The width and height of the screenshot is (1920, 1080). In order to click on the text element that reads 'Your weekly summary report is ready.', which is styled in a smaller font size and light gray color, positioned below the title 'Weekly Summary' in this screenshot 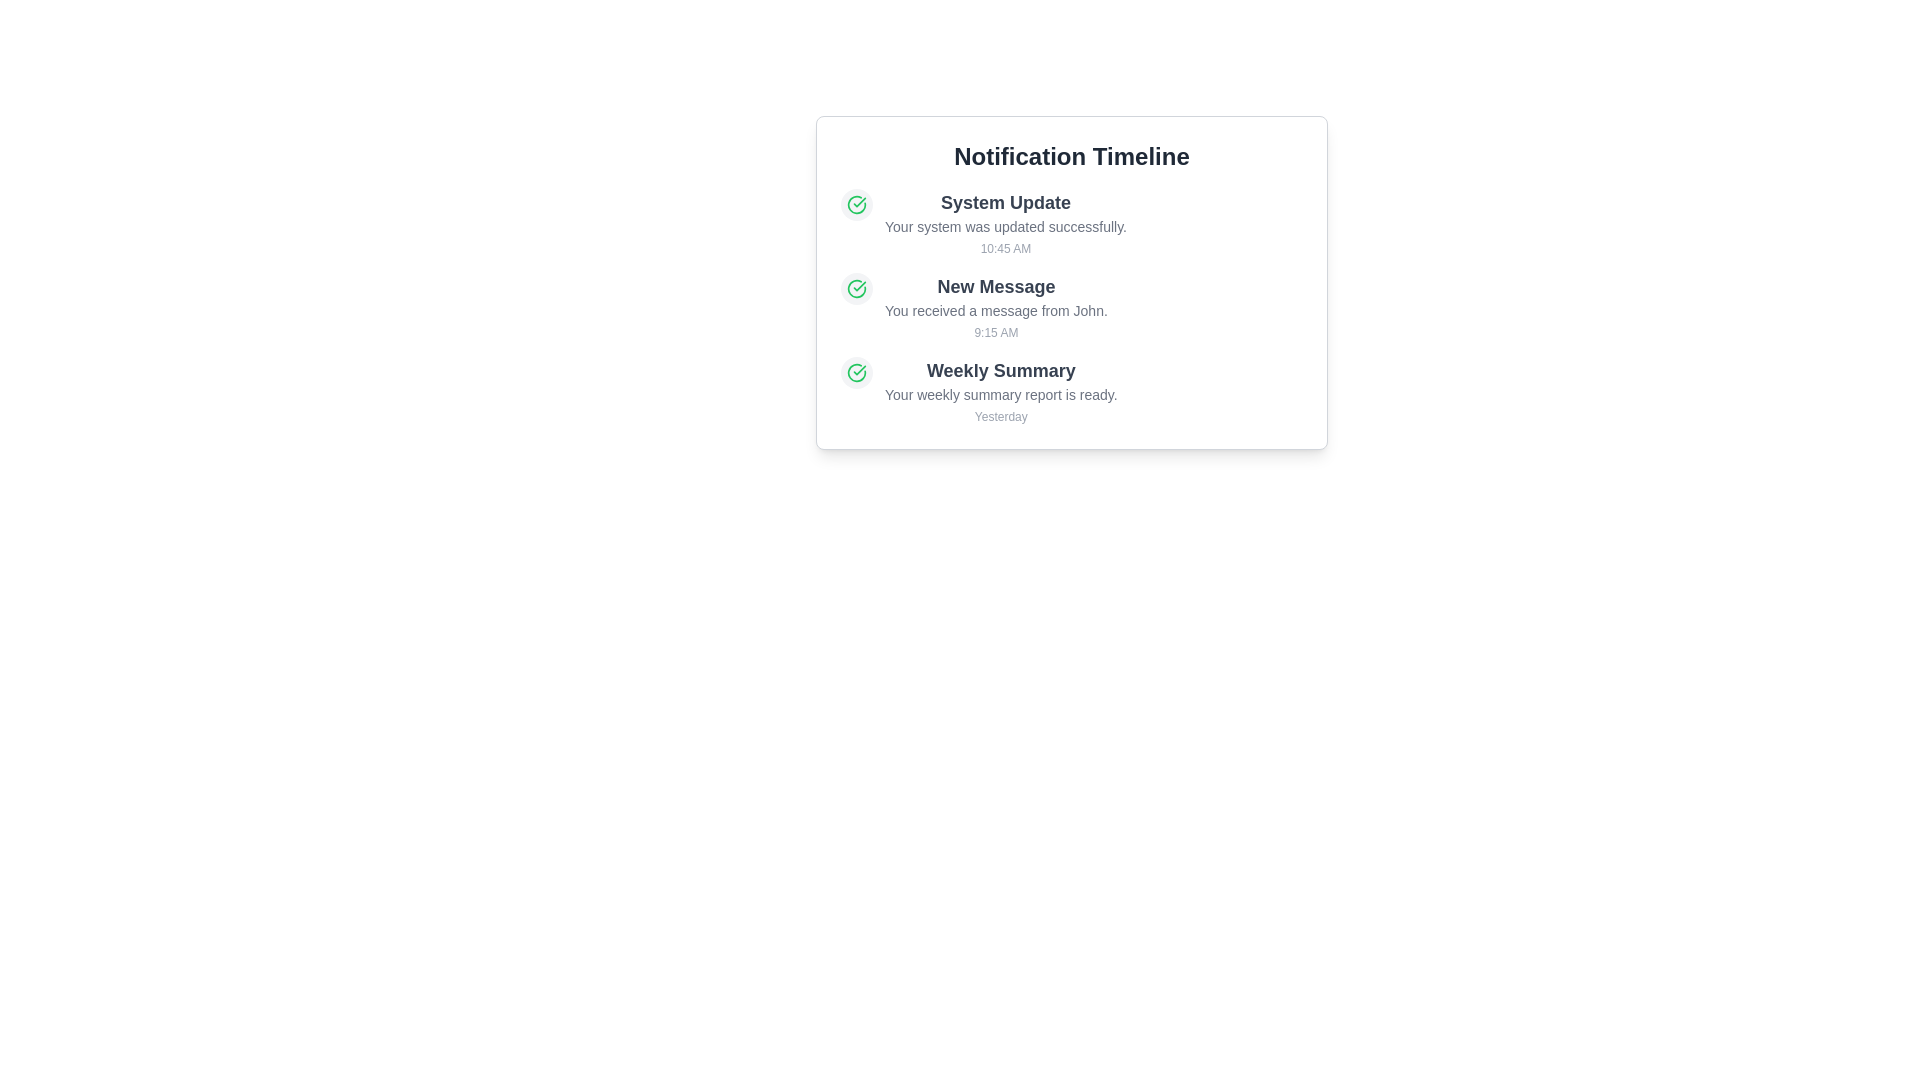, I will do `click(1001, 394)`.